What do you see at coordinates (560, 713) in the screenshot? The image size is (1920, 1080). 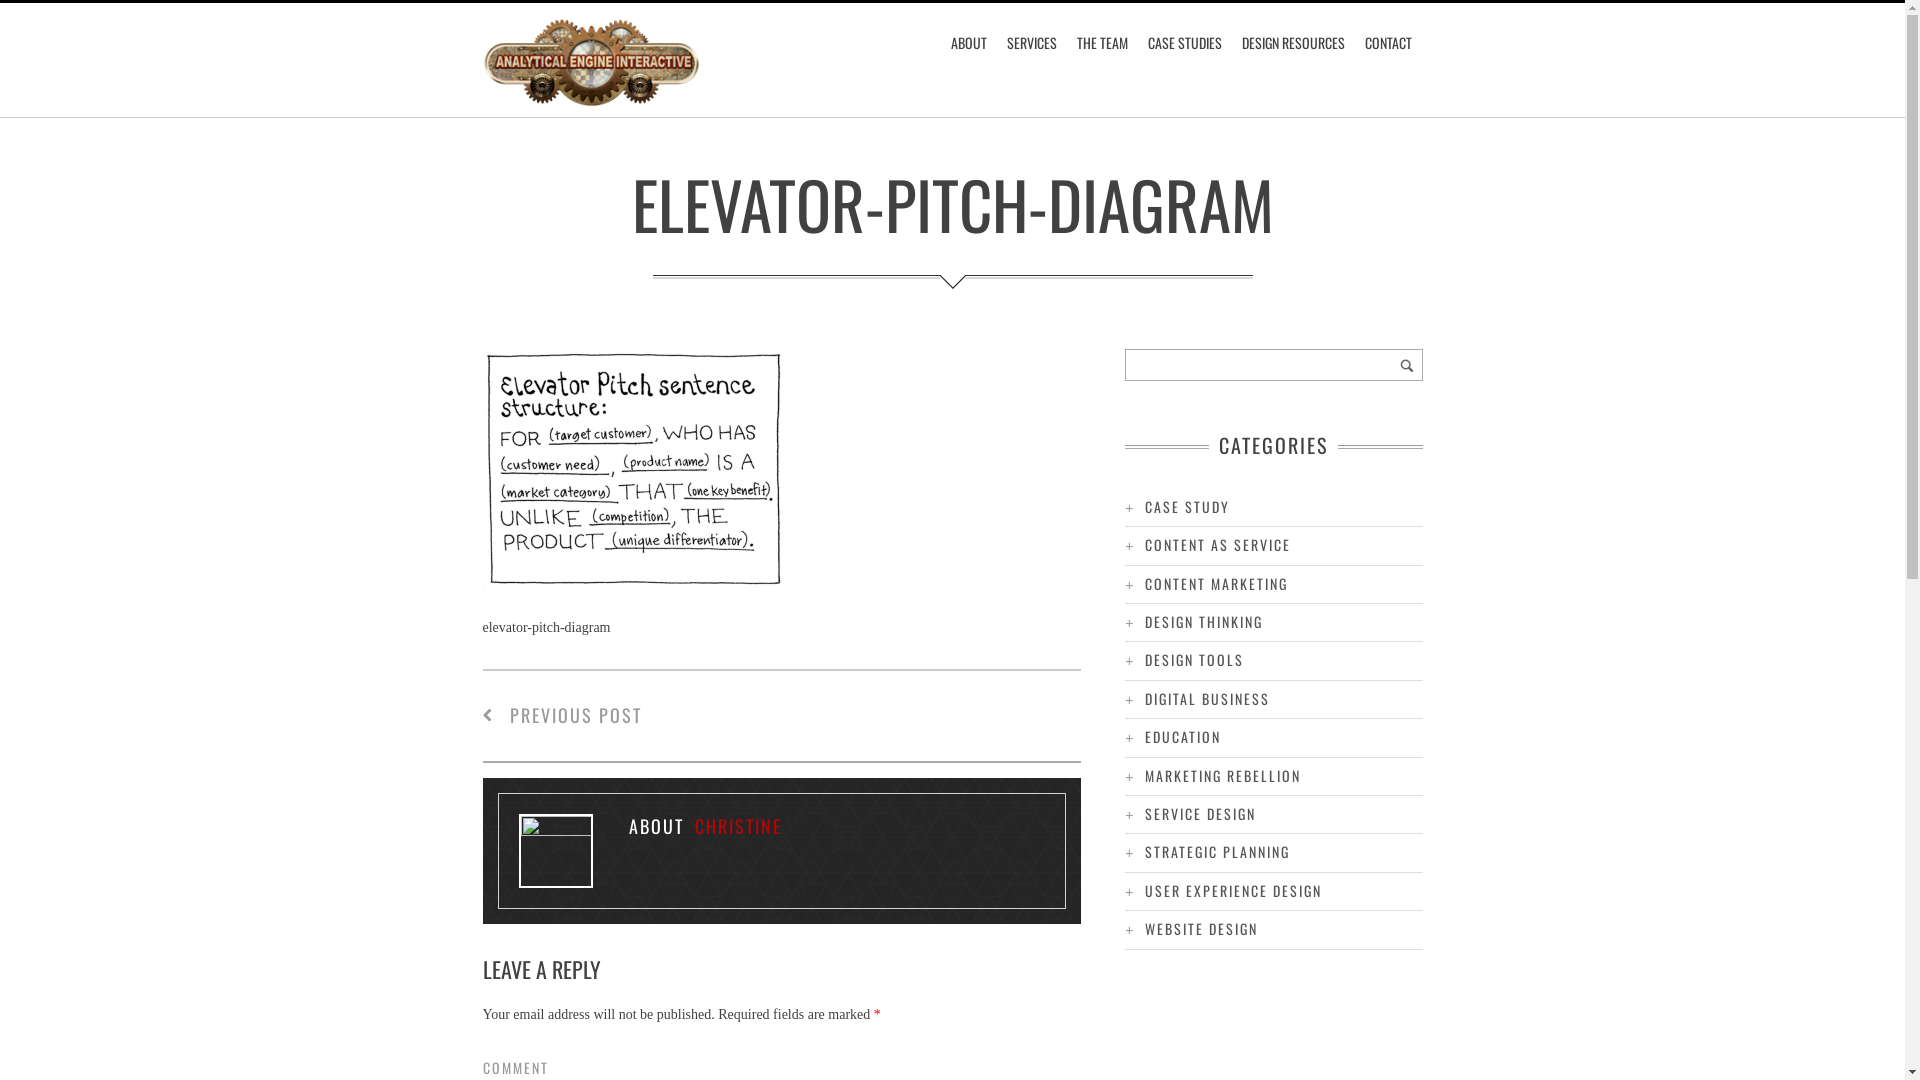 I see `'PREVIOUS POST'` at bounding box center [560, 713].